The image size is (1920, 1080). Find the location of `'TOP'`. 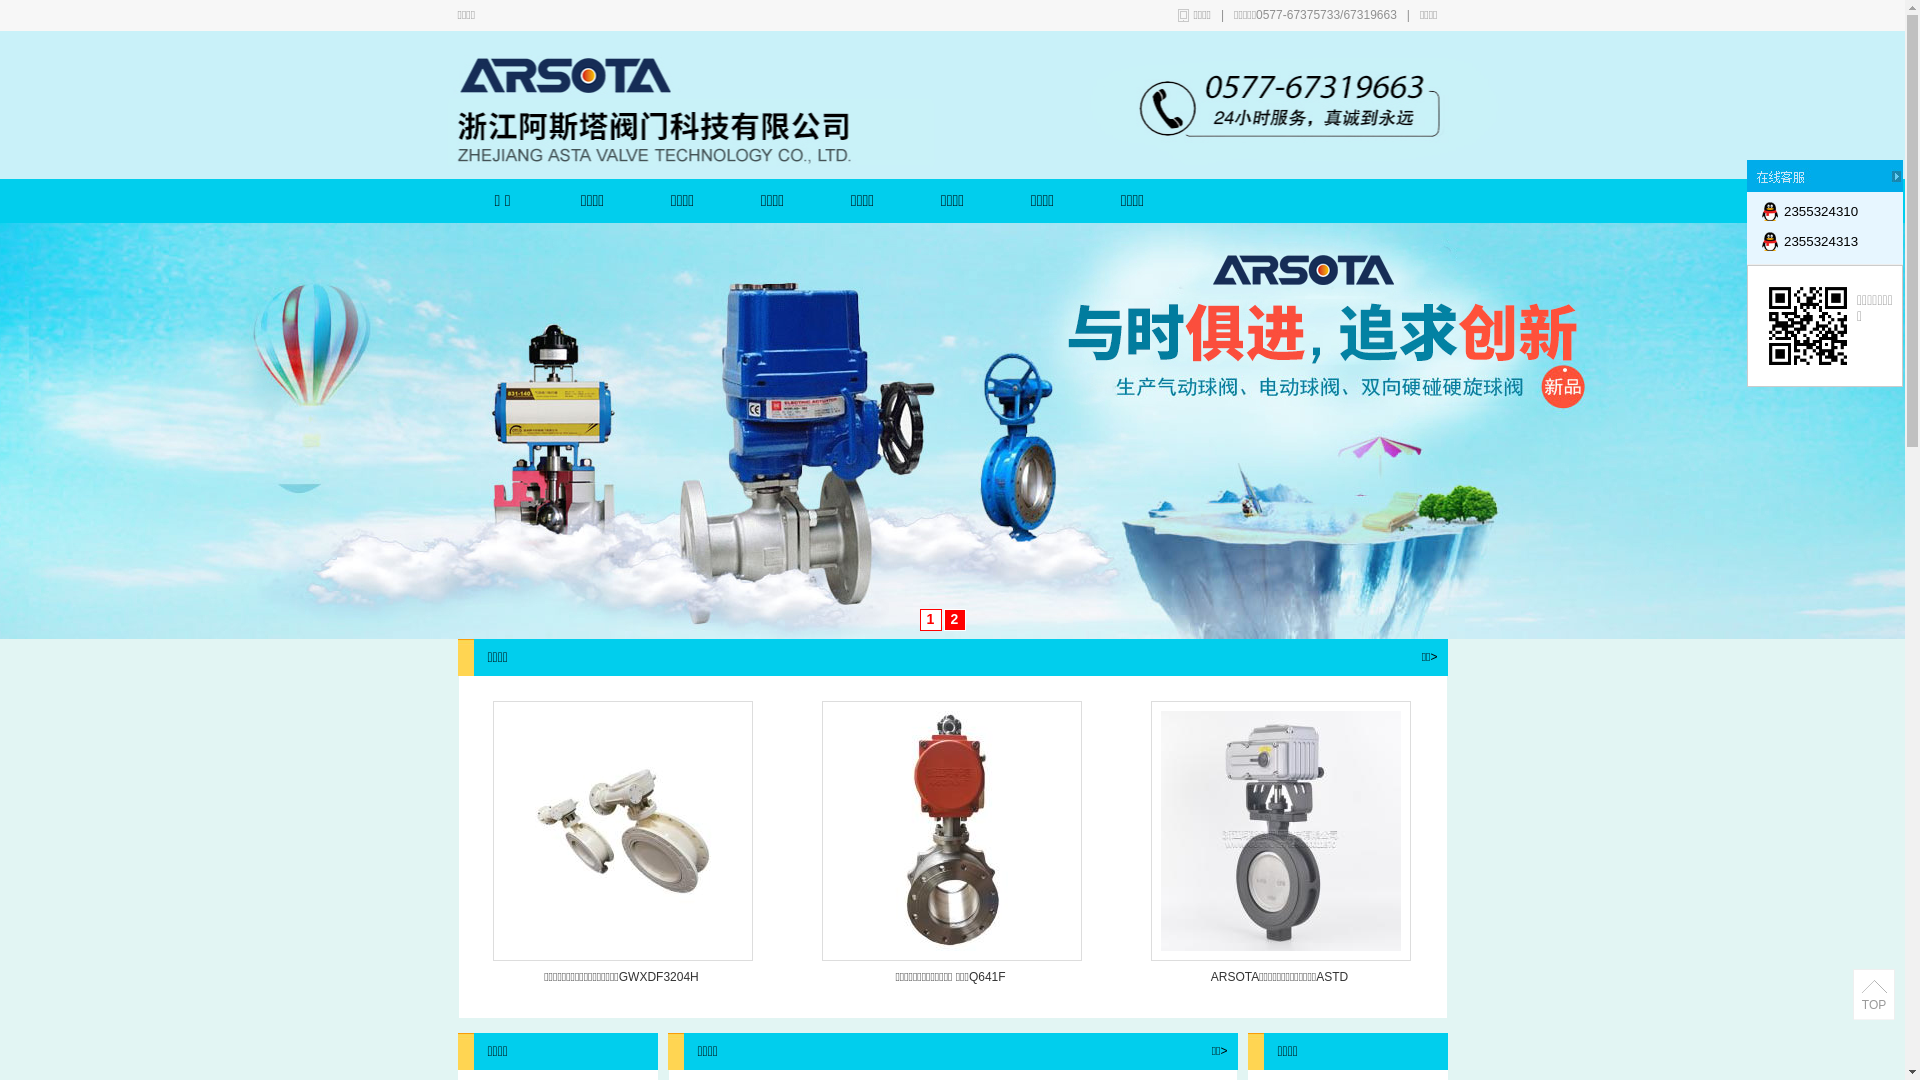

'TOP' is located at coordinates (1872, 995).